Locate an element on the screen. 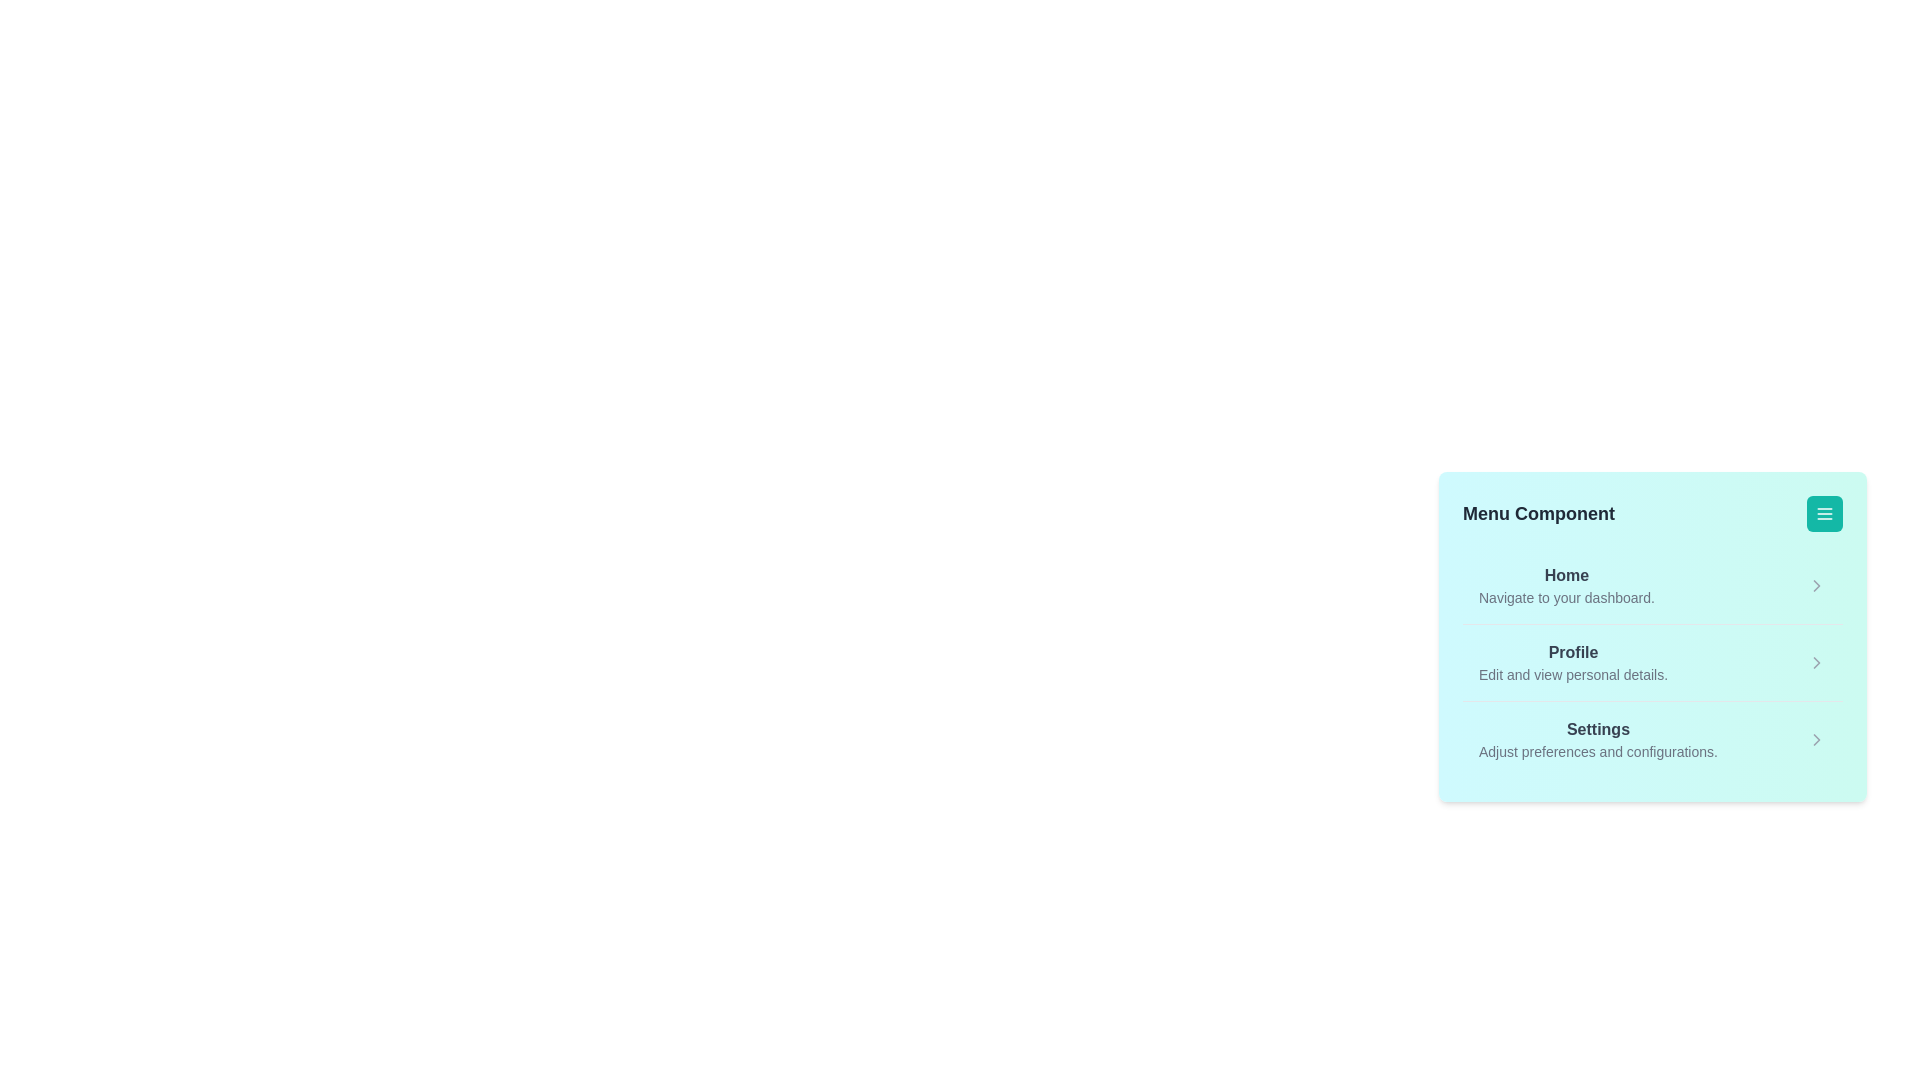  the menu item Settings from the menu list is located at coordinates (1597, 740).